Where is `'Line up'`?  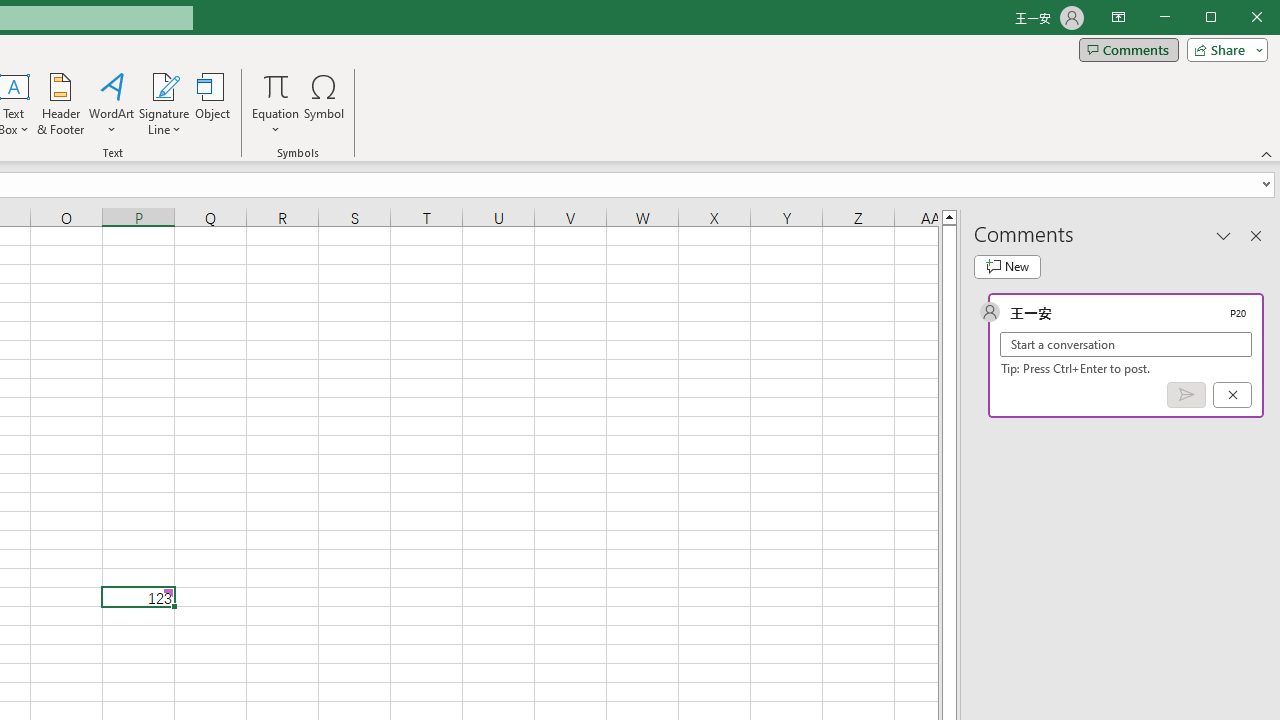 'Line up' is located at coordinates (948, 216).